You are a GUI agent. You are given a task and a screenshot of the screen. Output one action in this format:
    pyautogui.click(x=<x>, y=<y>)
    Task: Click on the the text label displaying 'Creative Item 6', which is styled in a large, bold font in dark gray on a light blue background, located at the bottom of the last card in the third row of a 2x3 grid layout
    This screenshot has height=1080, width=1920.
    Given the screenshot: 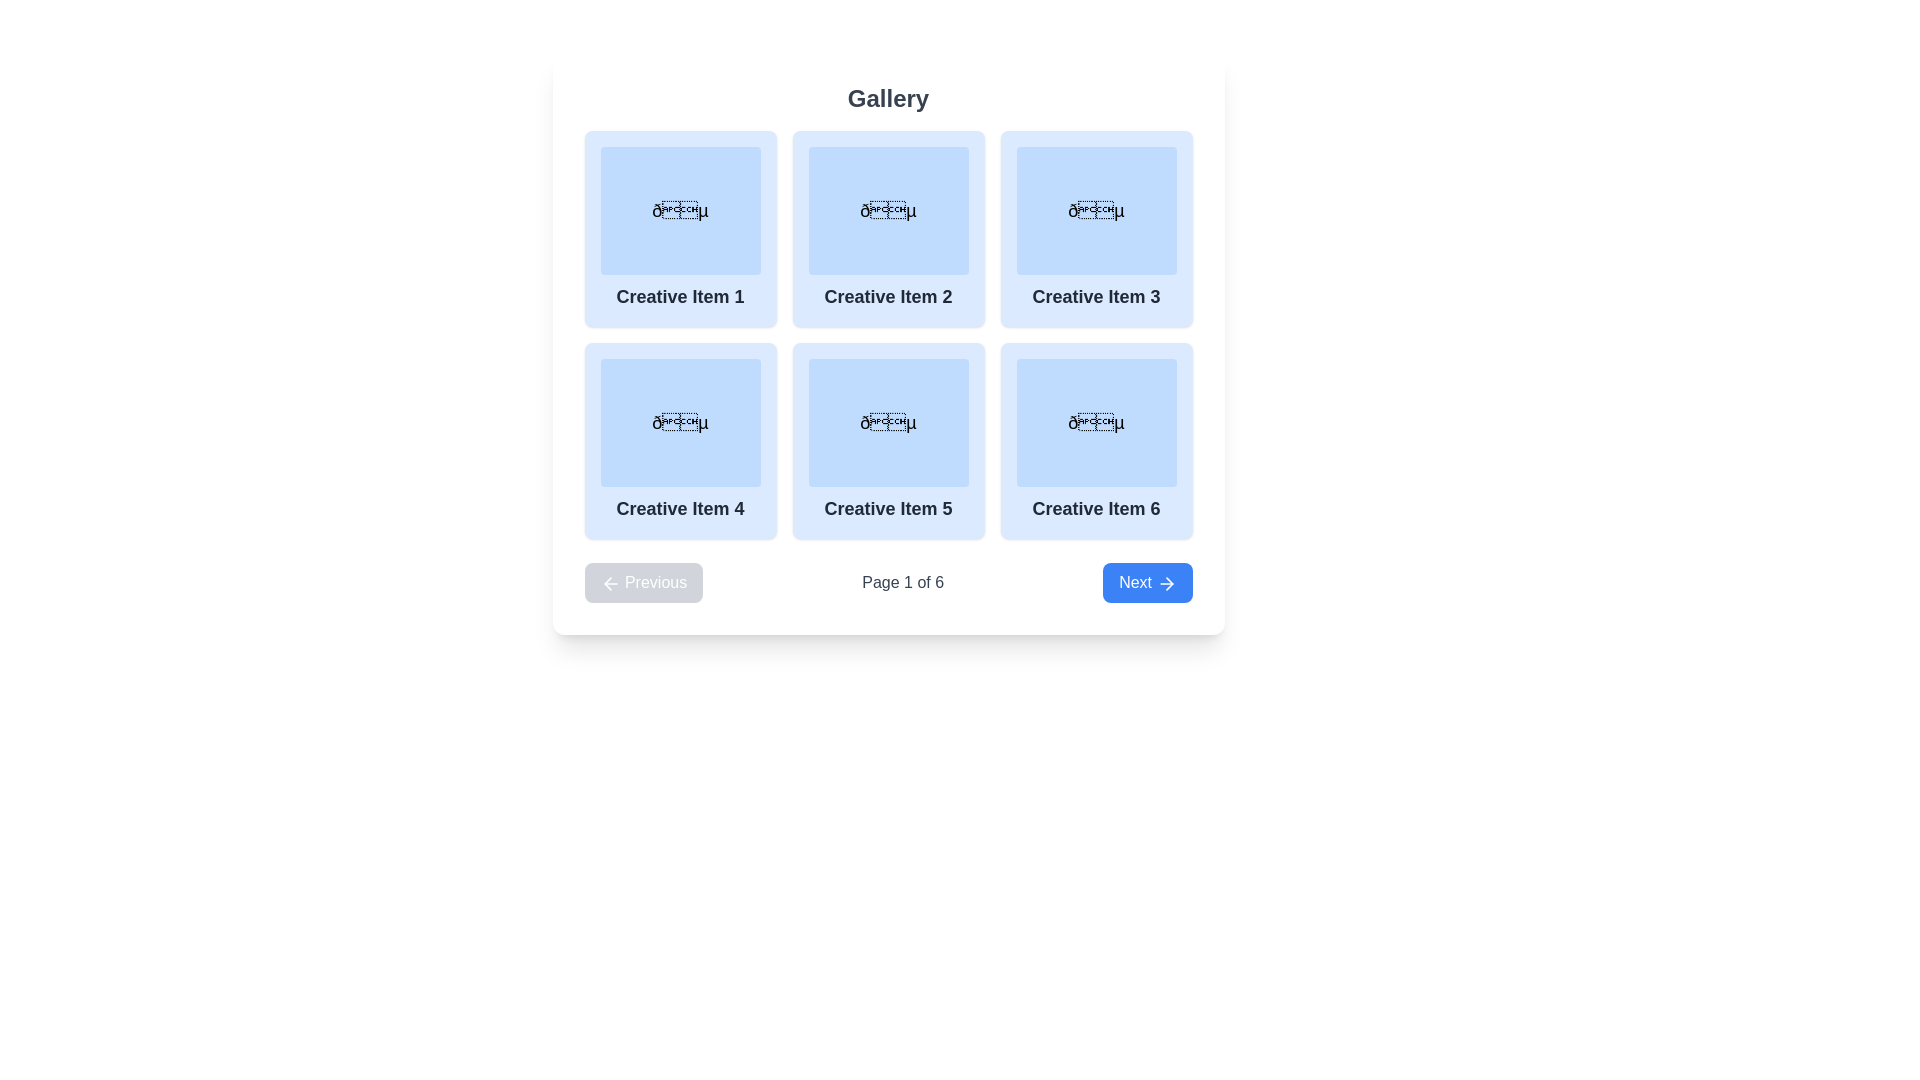 What is the action you would take?
    pyautogui.click(x=1095, y=508)
    